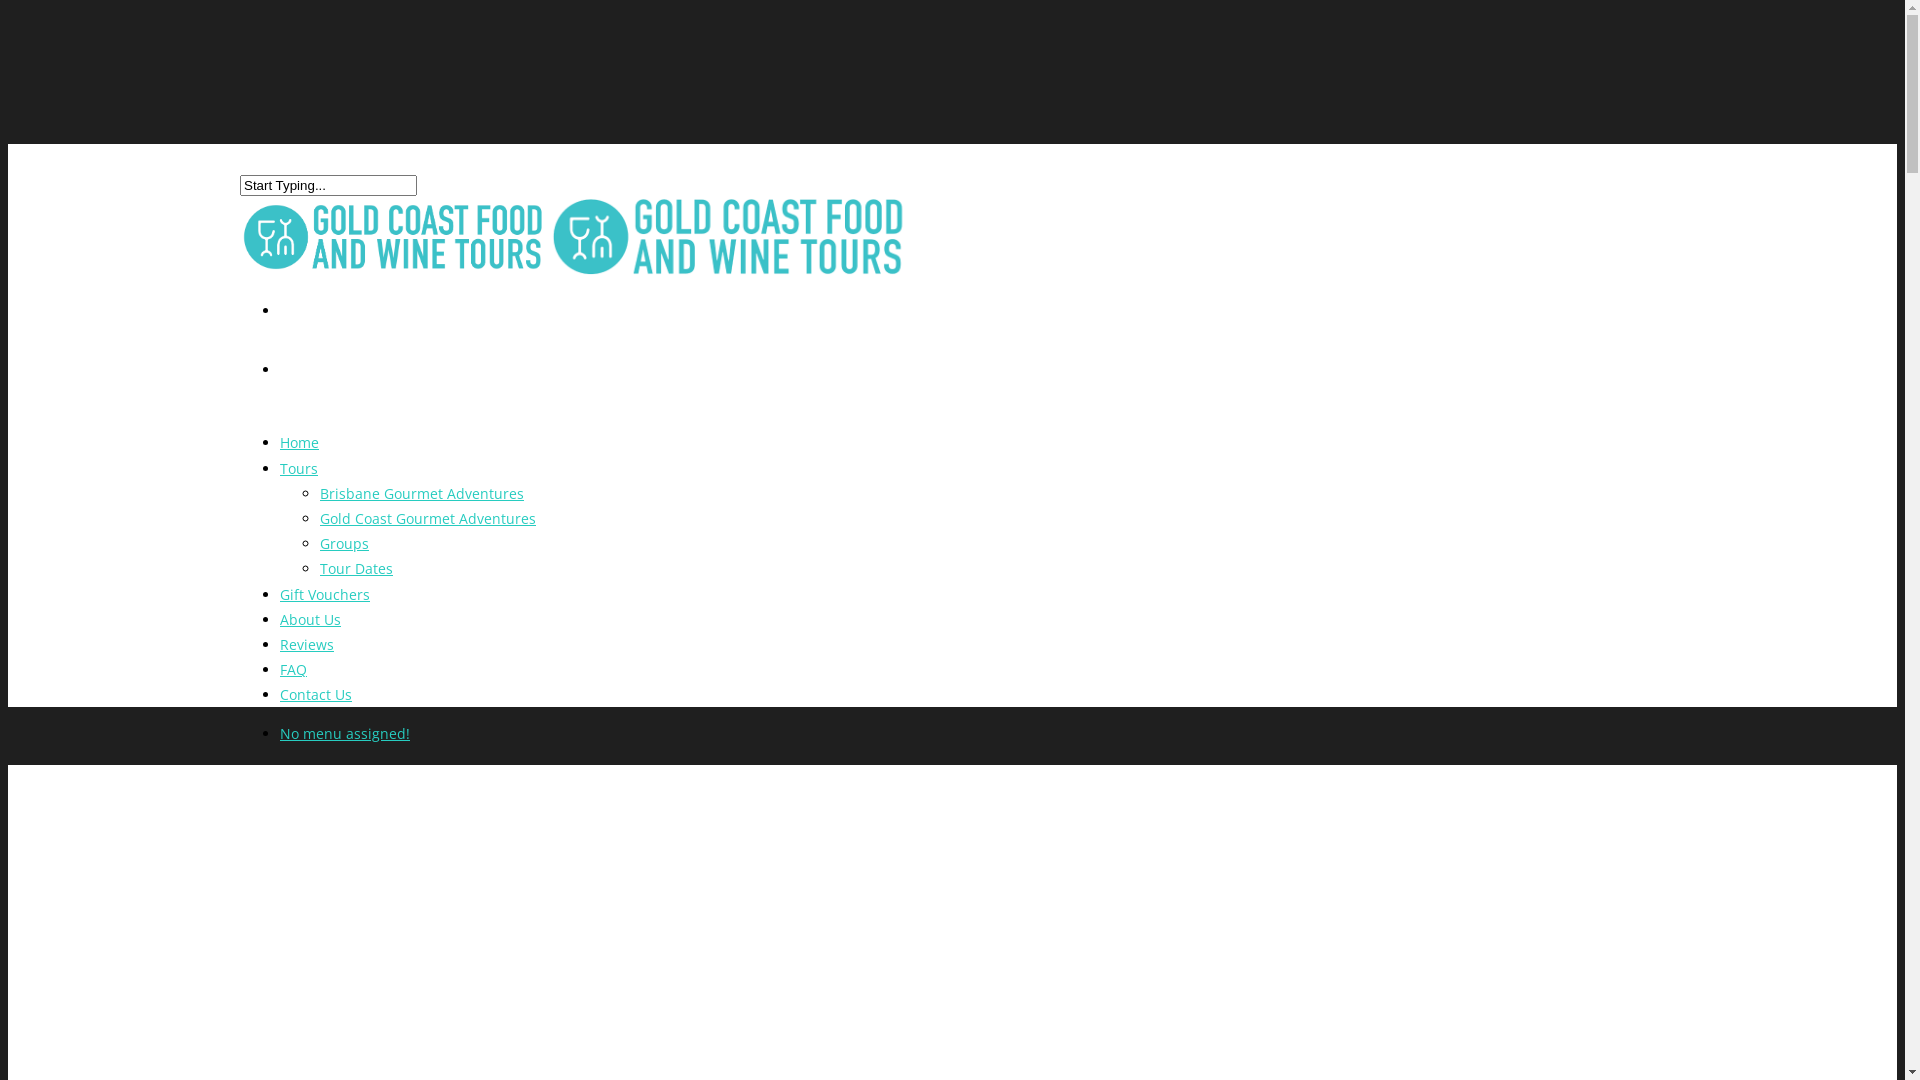 The height and width of the screenshot is (1080, 1920). Describe the element at coordinates (426, 517) in the screenshot. I see `'Gold Coast Gourmet Adventures'` at that location.